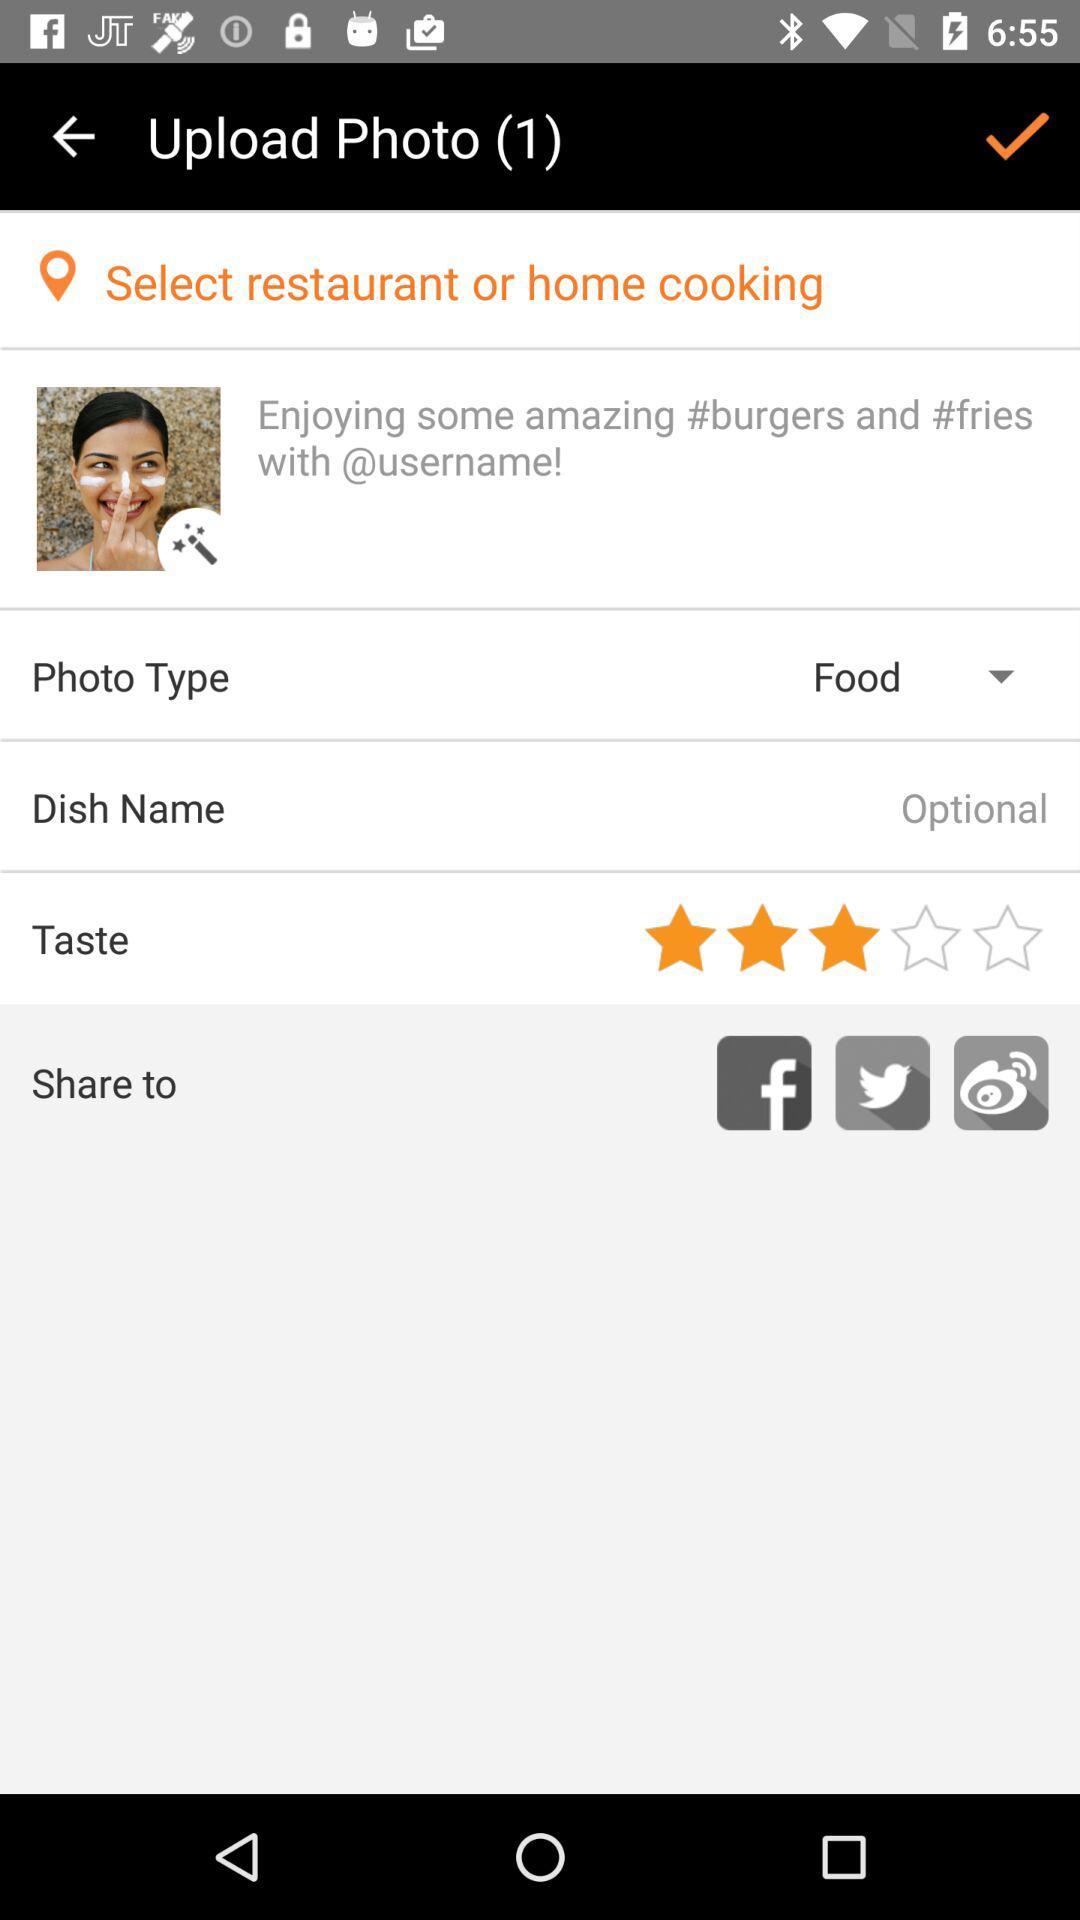  Describe the element at coordinates (128, 477) in the screenshot. I see `allows an image to be uploaded` at that location.